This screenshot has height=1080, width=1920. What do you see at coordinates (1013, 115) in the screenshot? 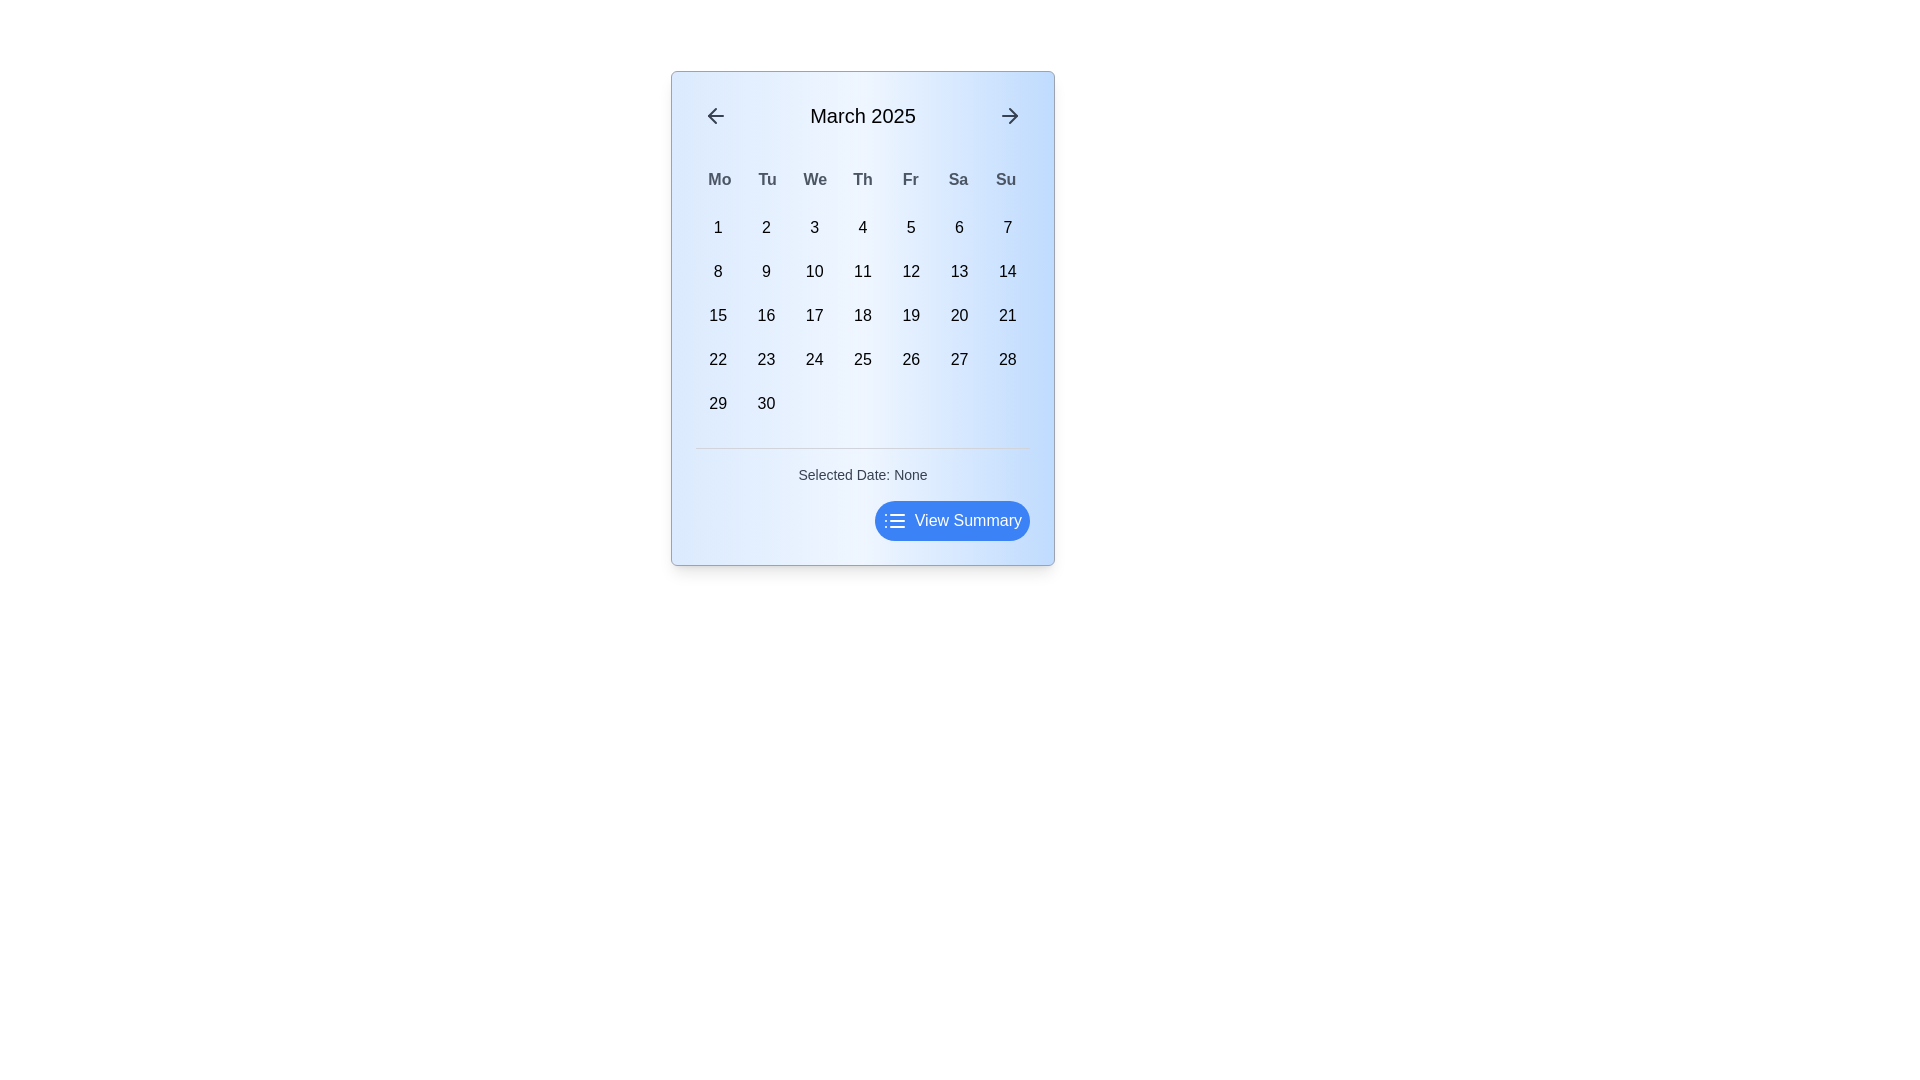
I see `the right-pointing arrow icon in the calendar navigation UI` at bounding box center [1013, 115].